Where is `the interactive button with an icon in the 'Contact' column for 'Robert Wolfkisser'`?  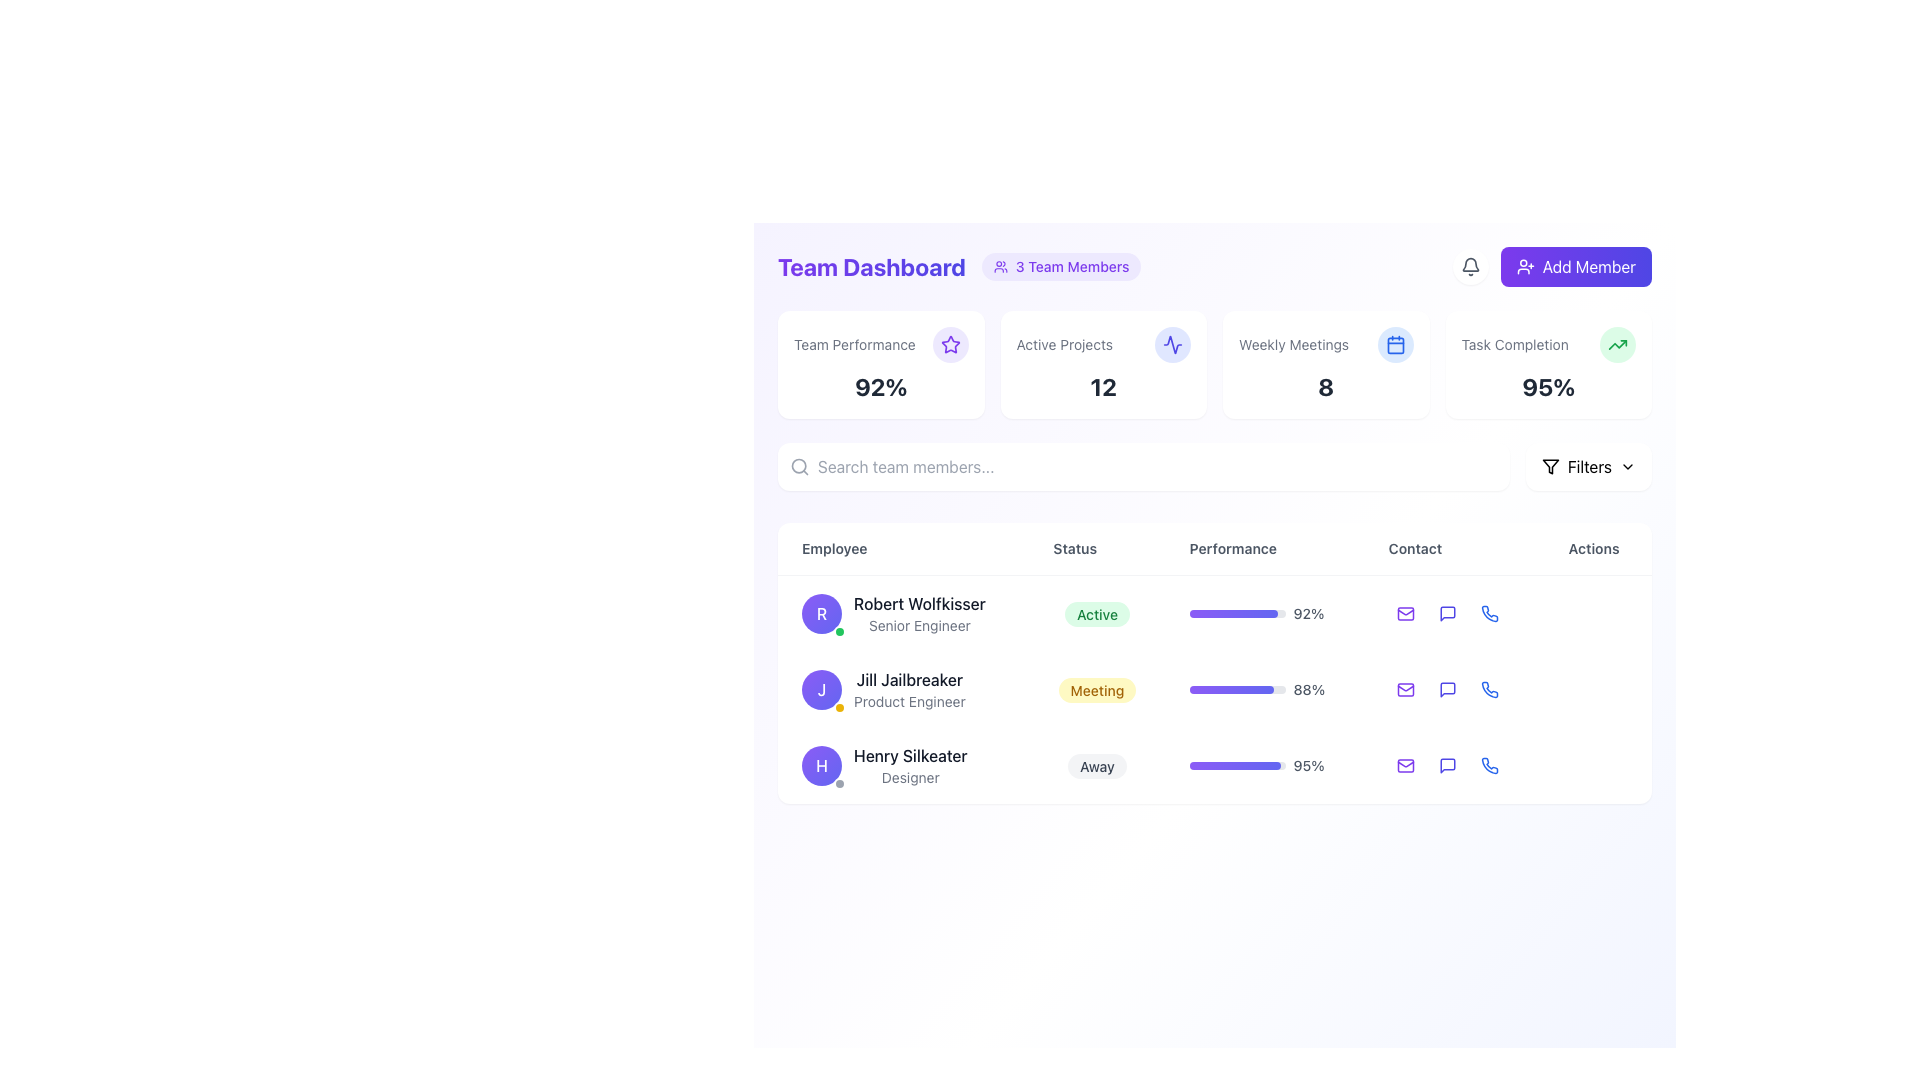 the interactive button with an icon in the 'Contact' column for 'Robert Wolfkisser' is located at coordinates (1447, 612).